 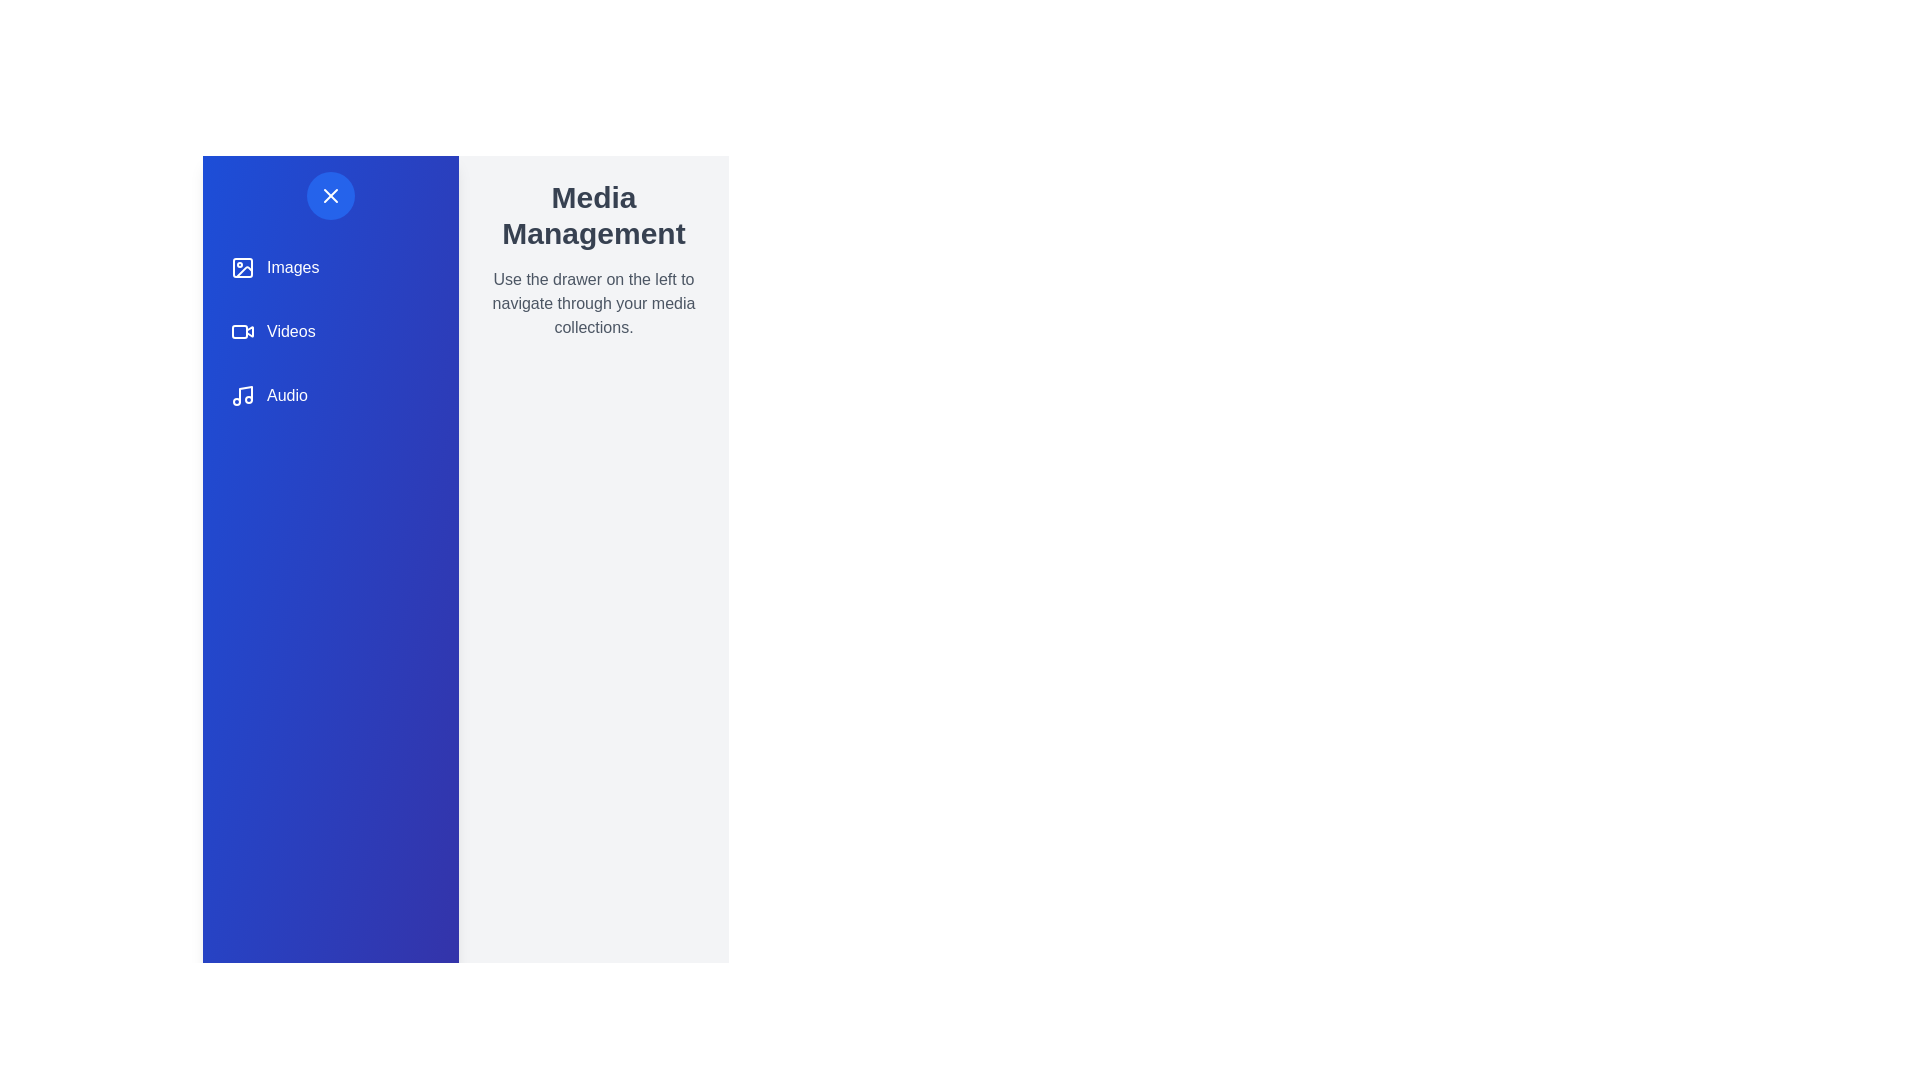 What do you see at coordinates (240, 330) in the screenshot?
I see `the blue rectangular graphic element with rounded corners located inside the 'Videos' icon in the left navigation menu` at bounding box center [240, 330].